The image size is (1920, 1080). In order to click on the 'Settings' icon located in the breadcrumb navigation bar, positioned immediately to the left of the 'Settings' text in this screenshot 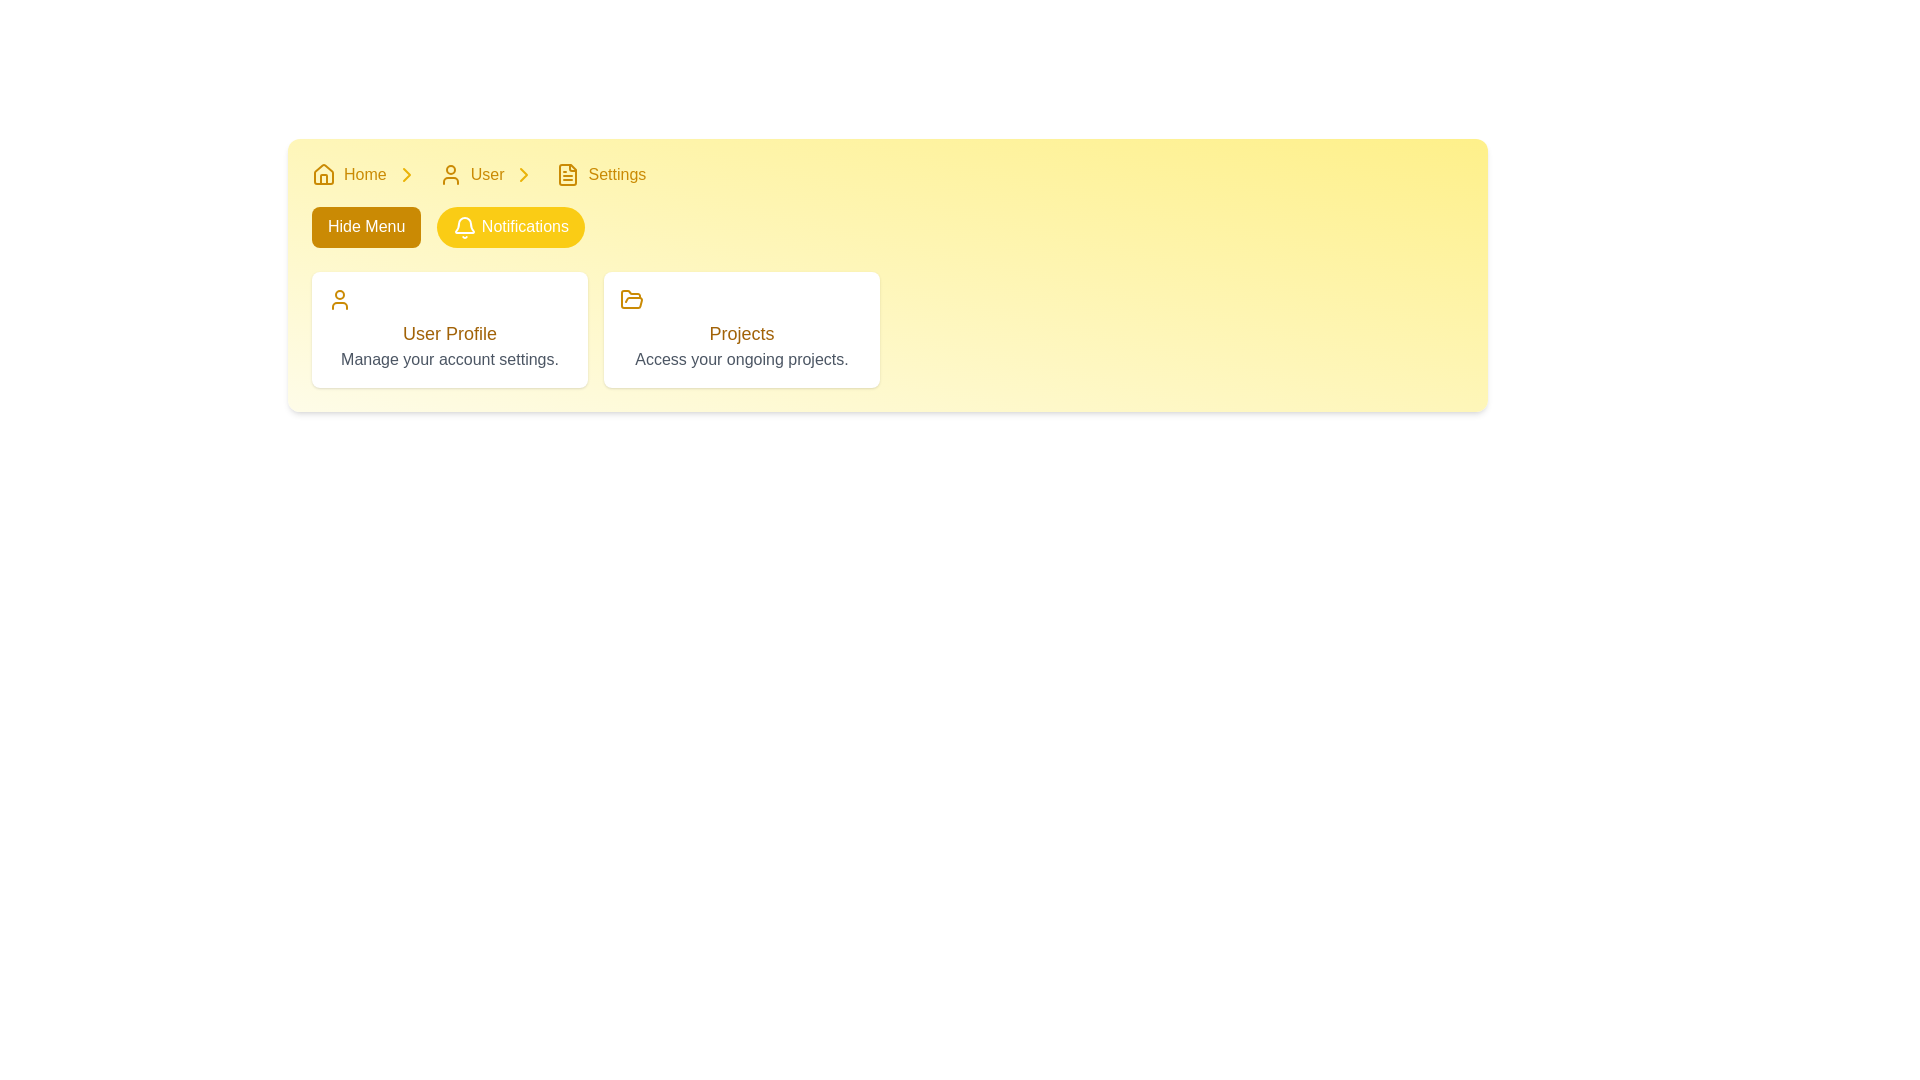, I will do `click(567, 173)`.